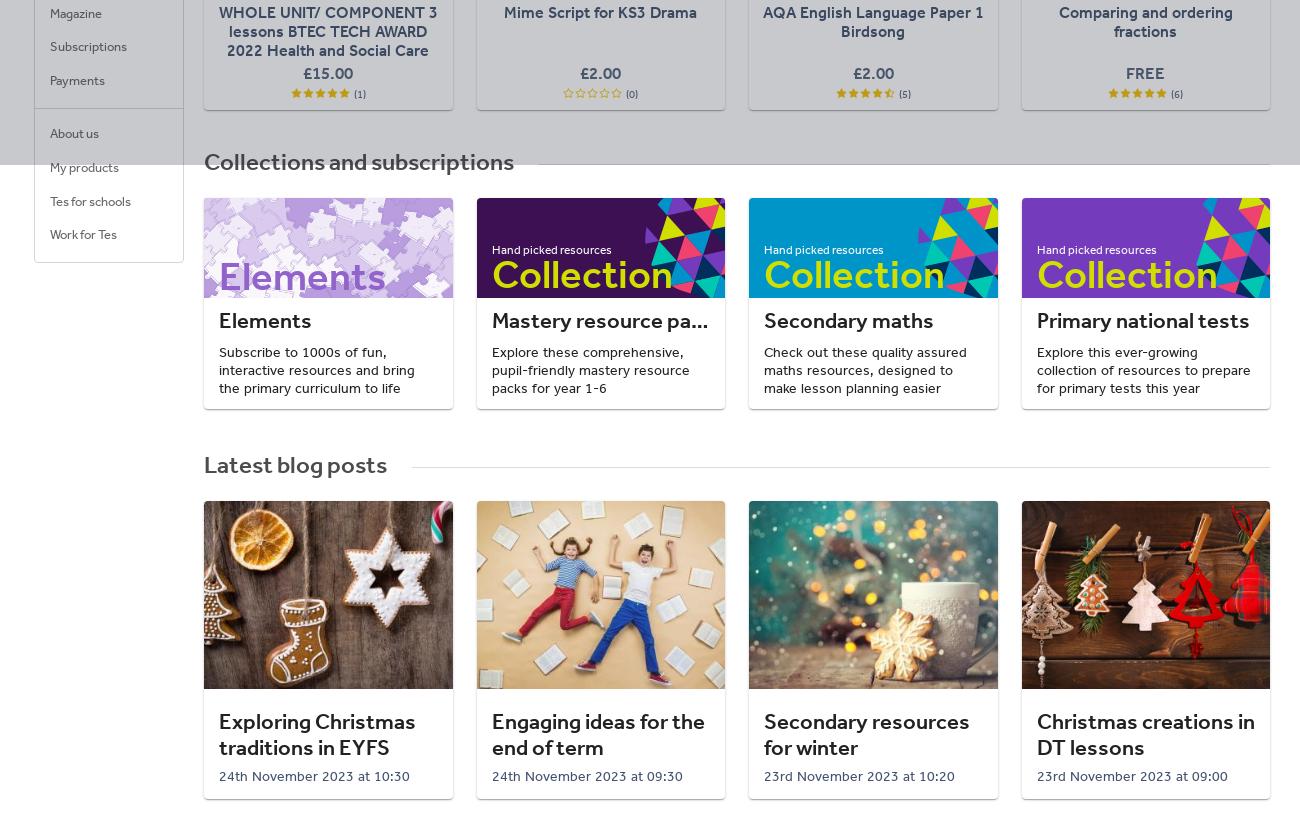 The image size is (1300, 835). Describe the element at coordinates (264, 319) in the screenshot. I see `'Elements'` at that location.